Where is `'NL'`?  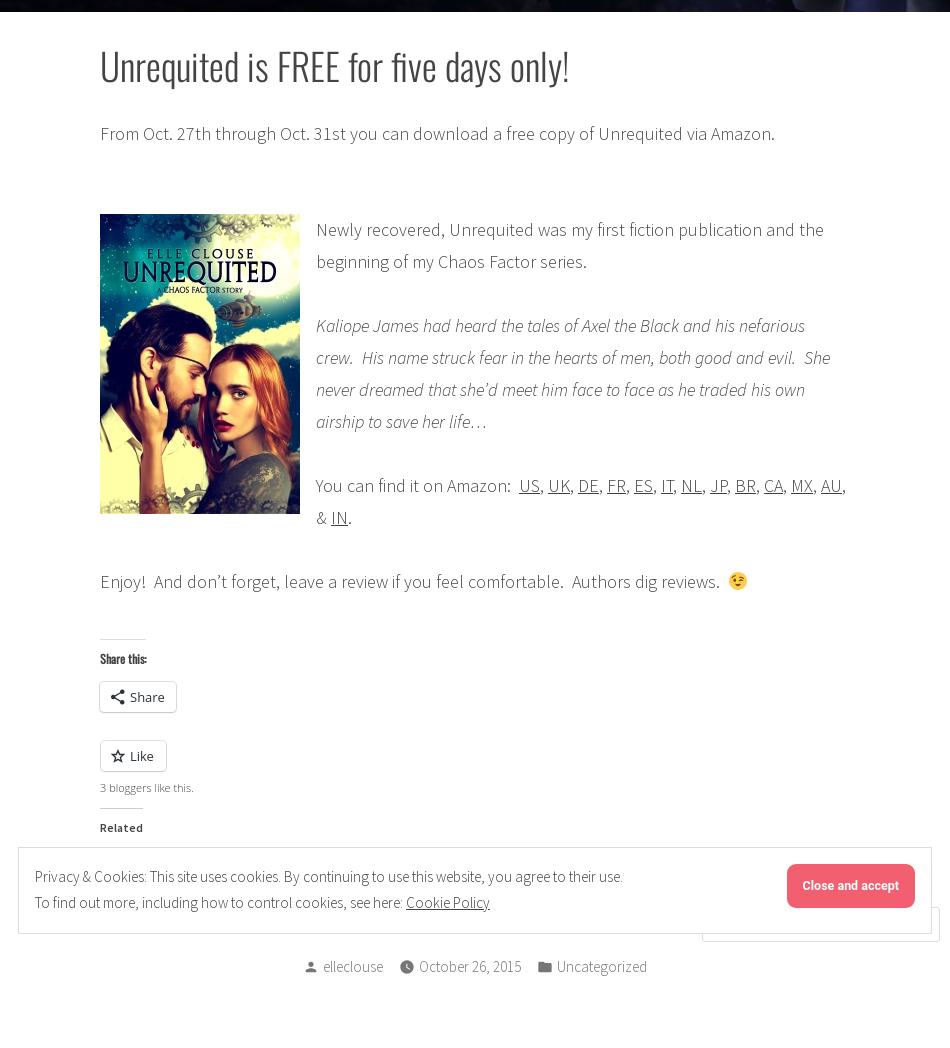
'NL' is located at coordinates (680, 484).